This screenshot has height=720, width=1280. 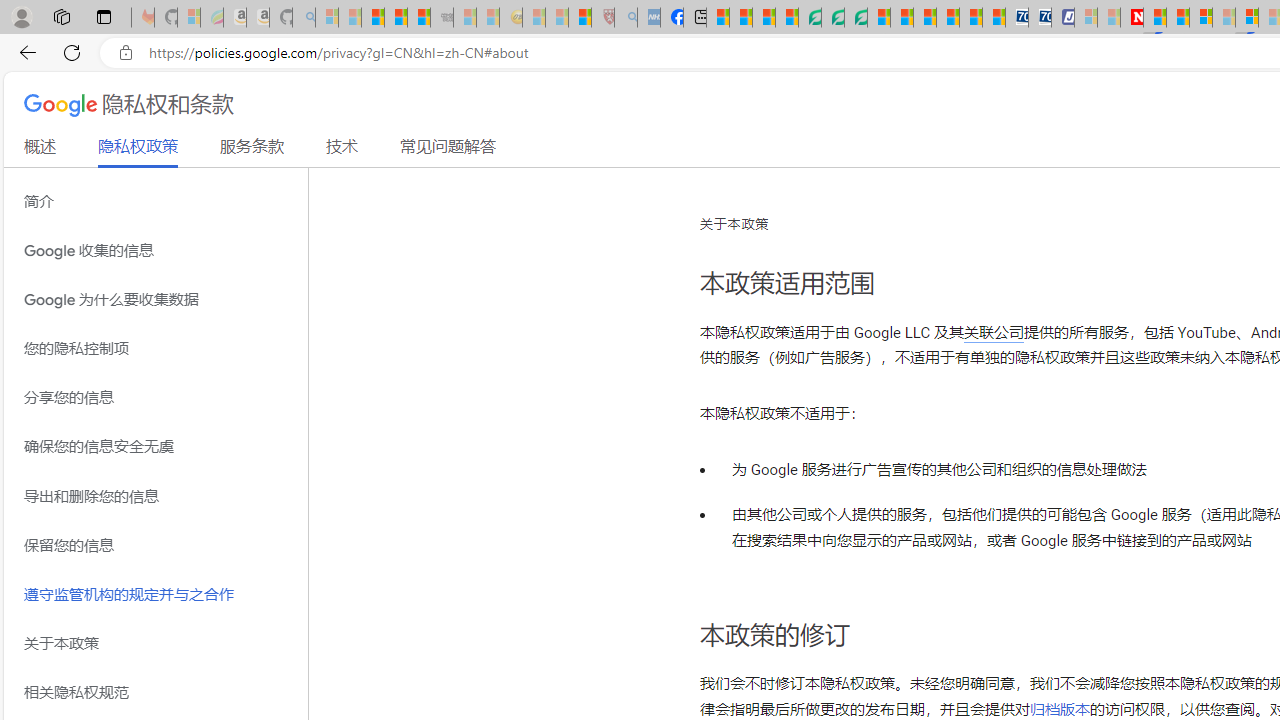 What do you see at coordinates (855, 17) in the screenshot?
I see `'Microsoft Word - consumer-privacy address update 2.2021'` at bounding box center [855, 17].